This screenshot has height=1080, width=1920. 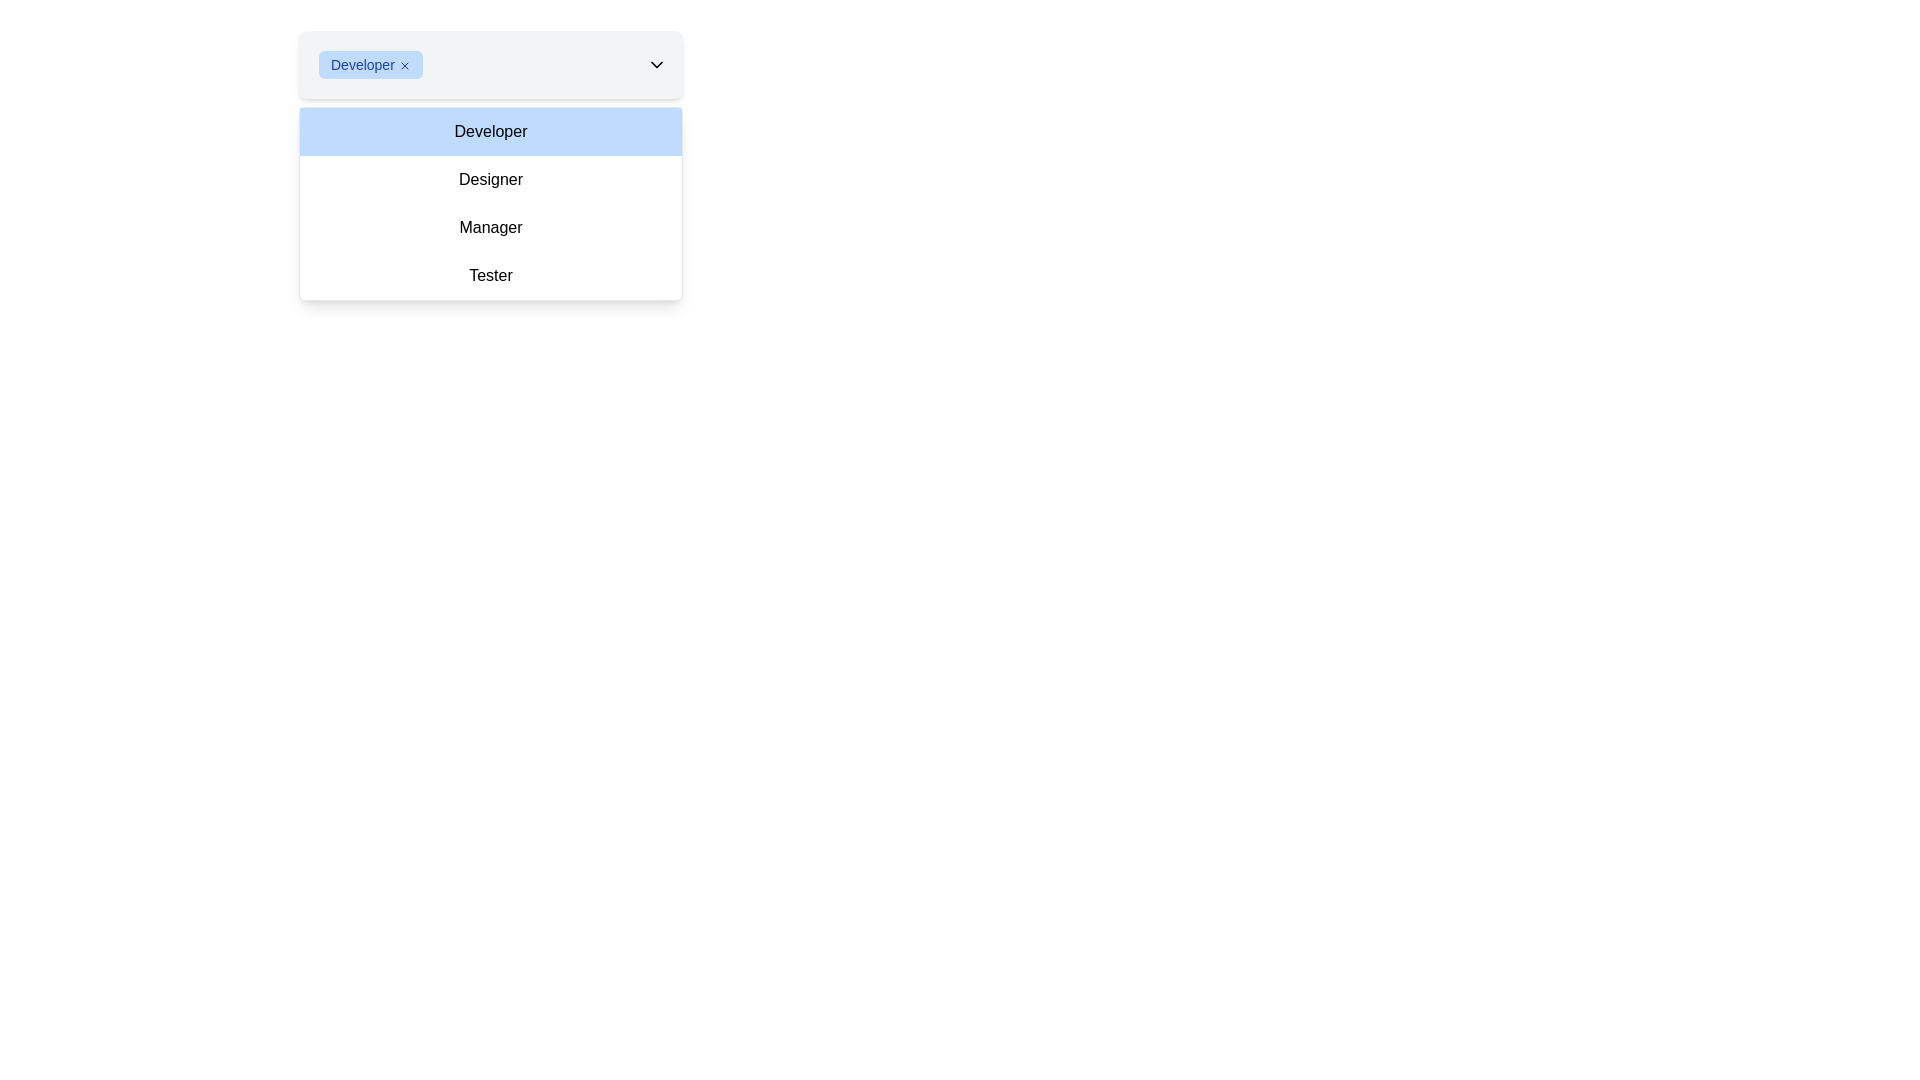 What do you see at coordinates (490, 64) in the screenshot?
I see `the currently selected option in the dropdown menu` at bounding box center [490, 64].